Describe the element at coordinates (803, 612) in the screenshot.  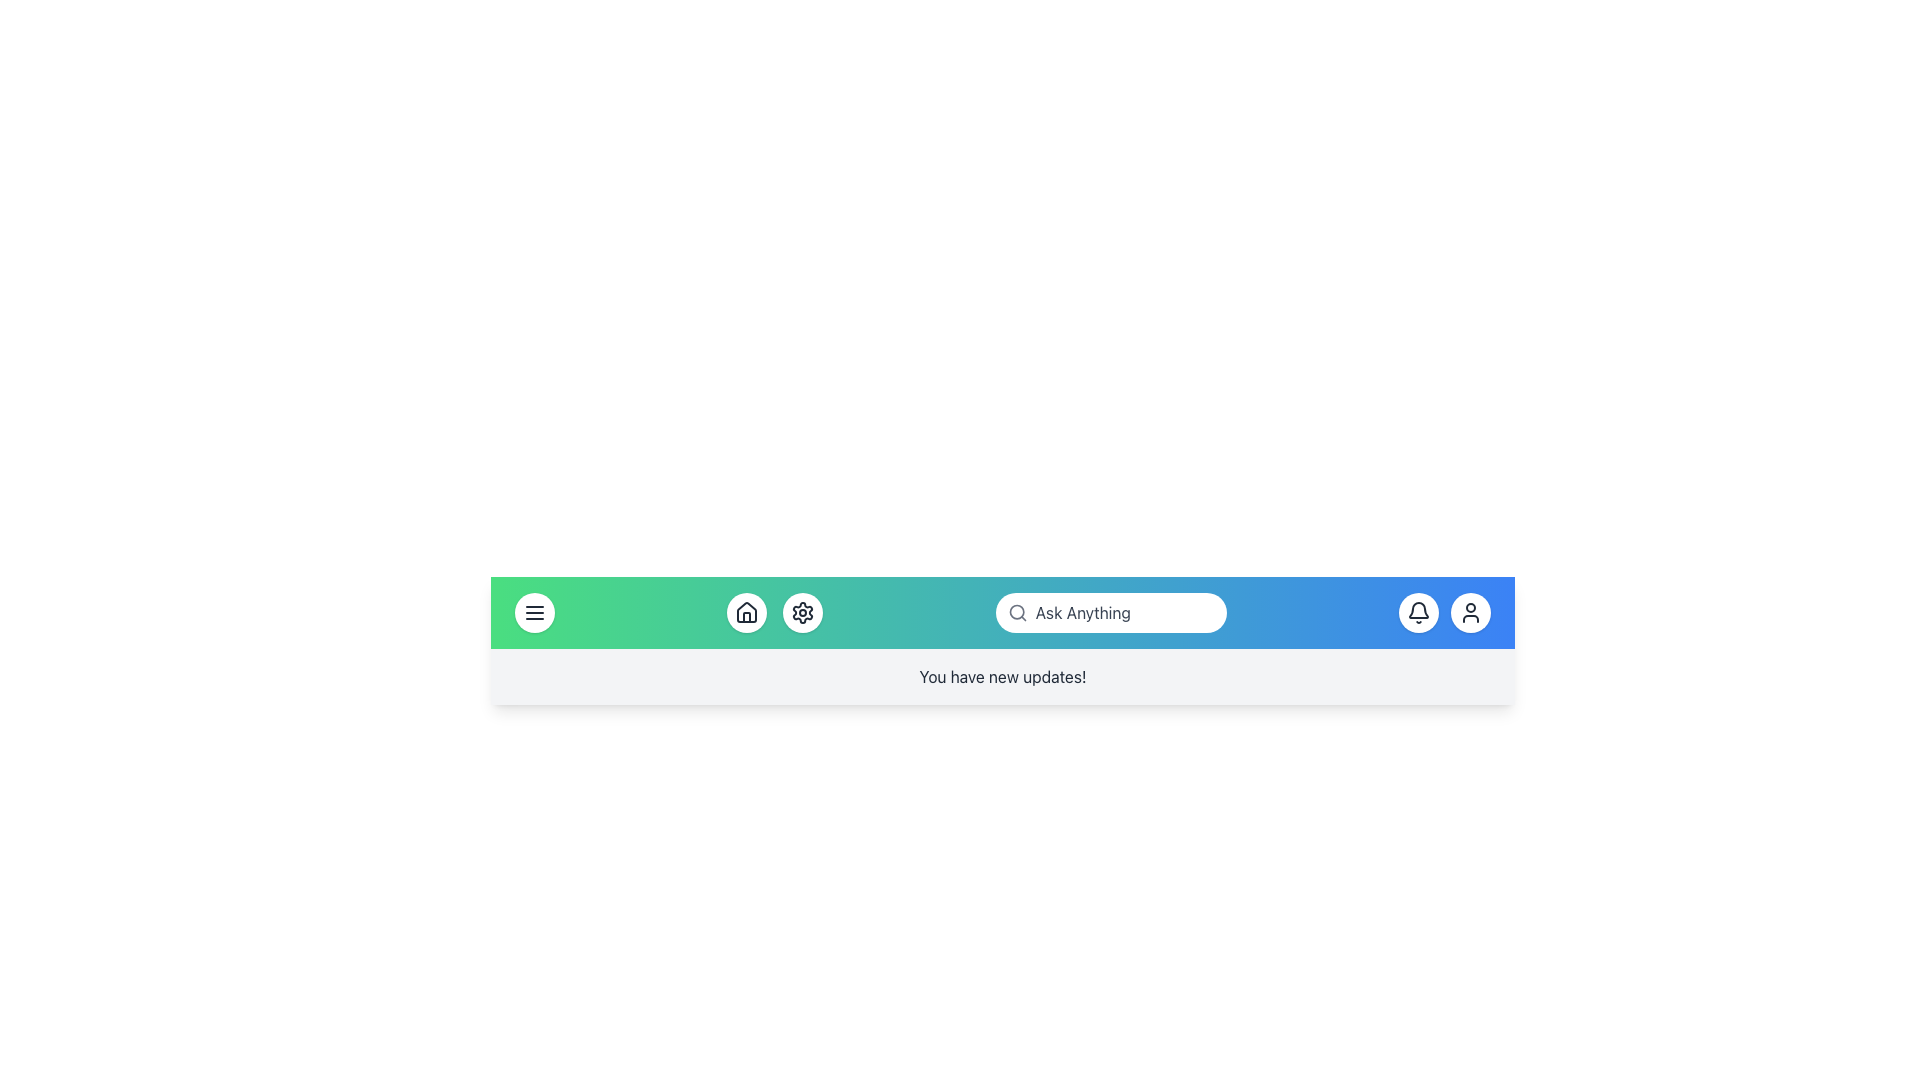
I see `the third circular settings button located in the navigation bar` at that location.